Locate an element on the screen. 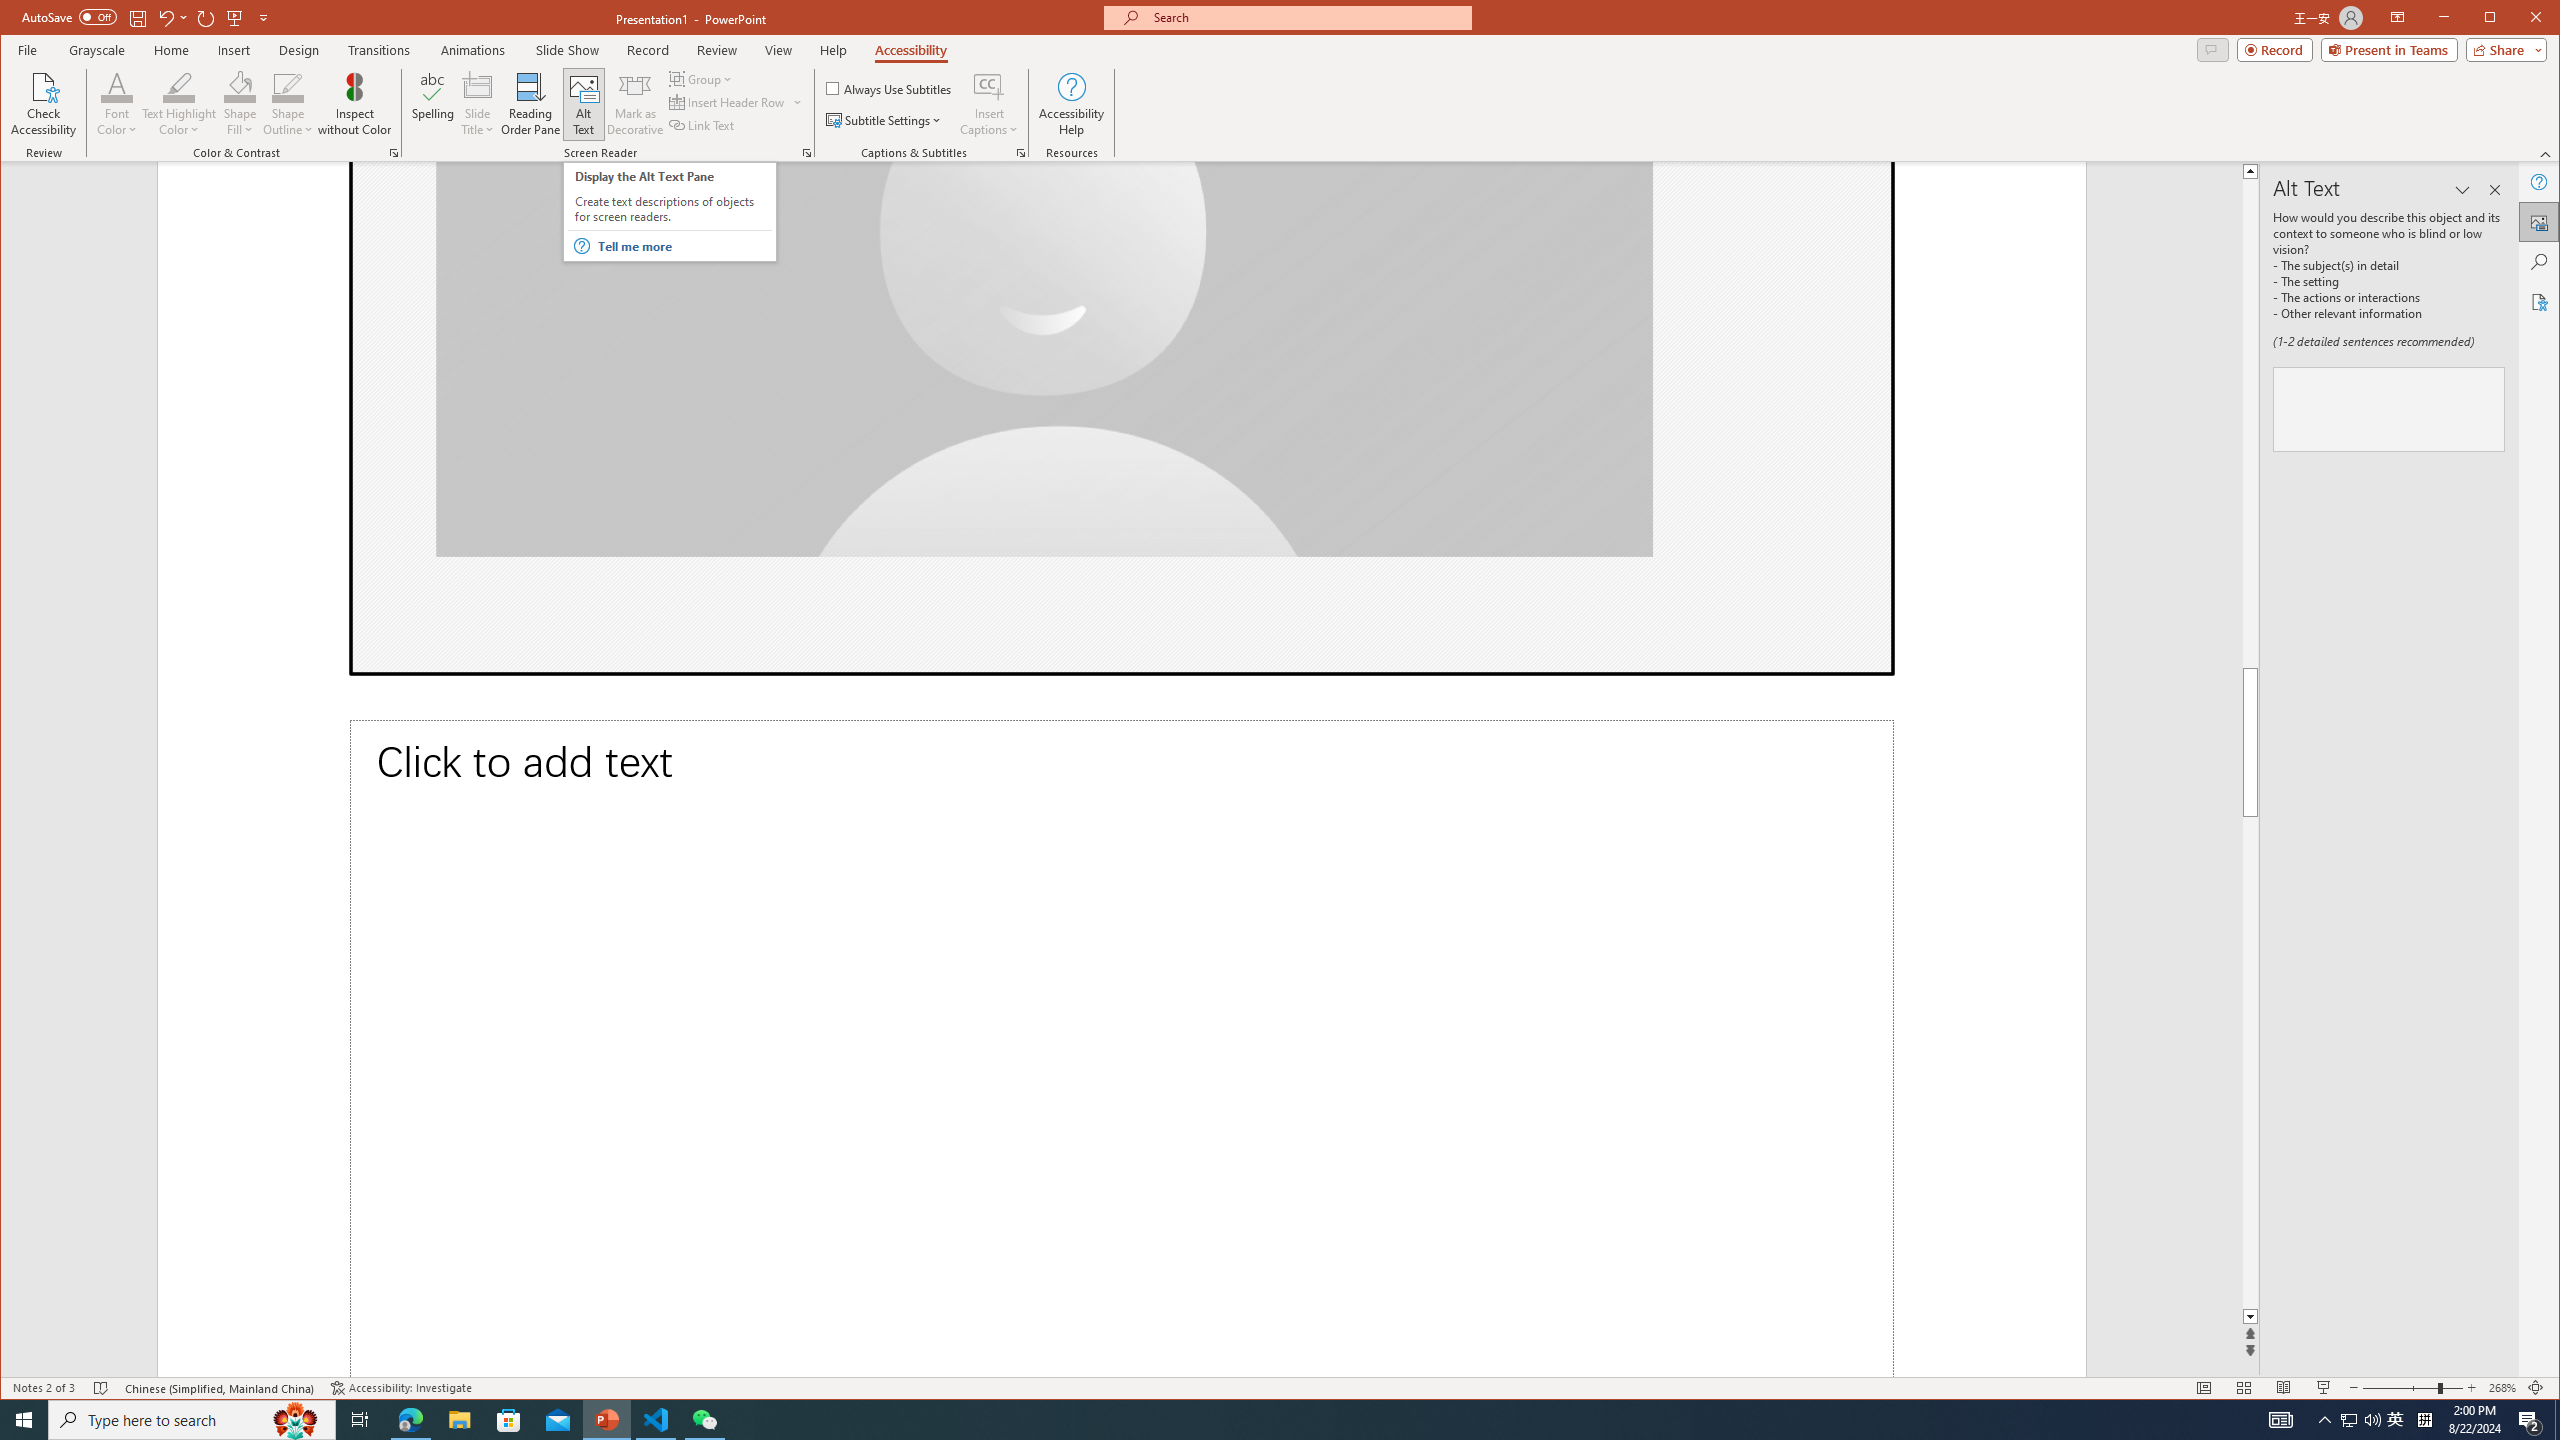  'Accessibility Help' is located at coordinates (1071, 103).